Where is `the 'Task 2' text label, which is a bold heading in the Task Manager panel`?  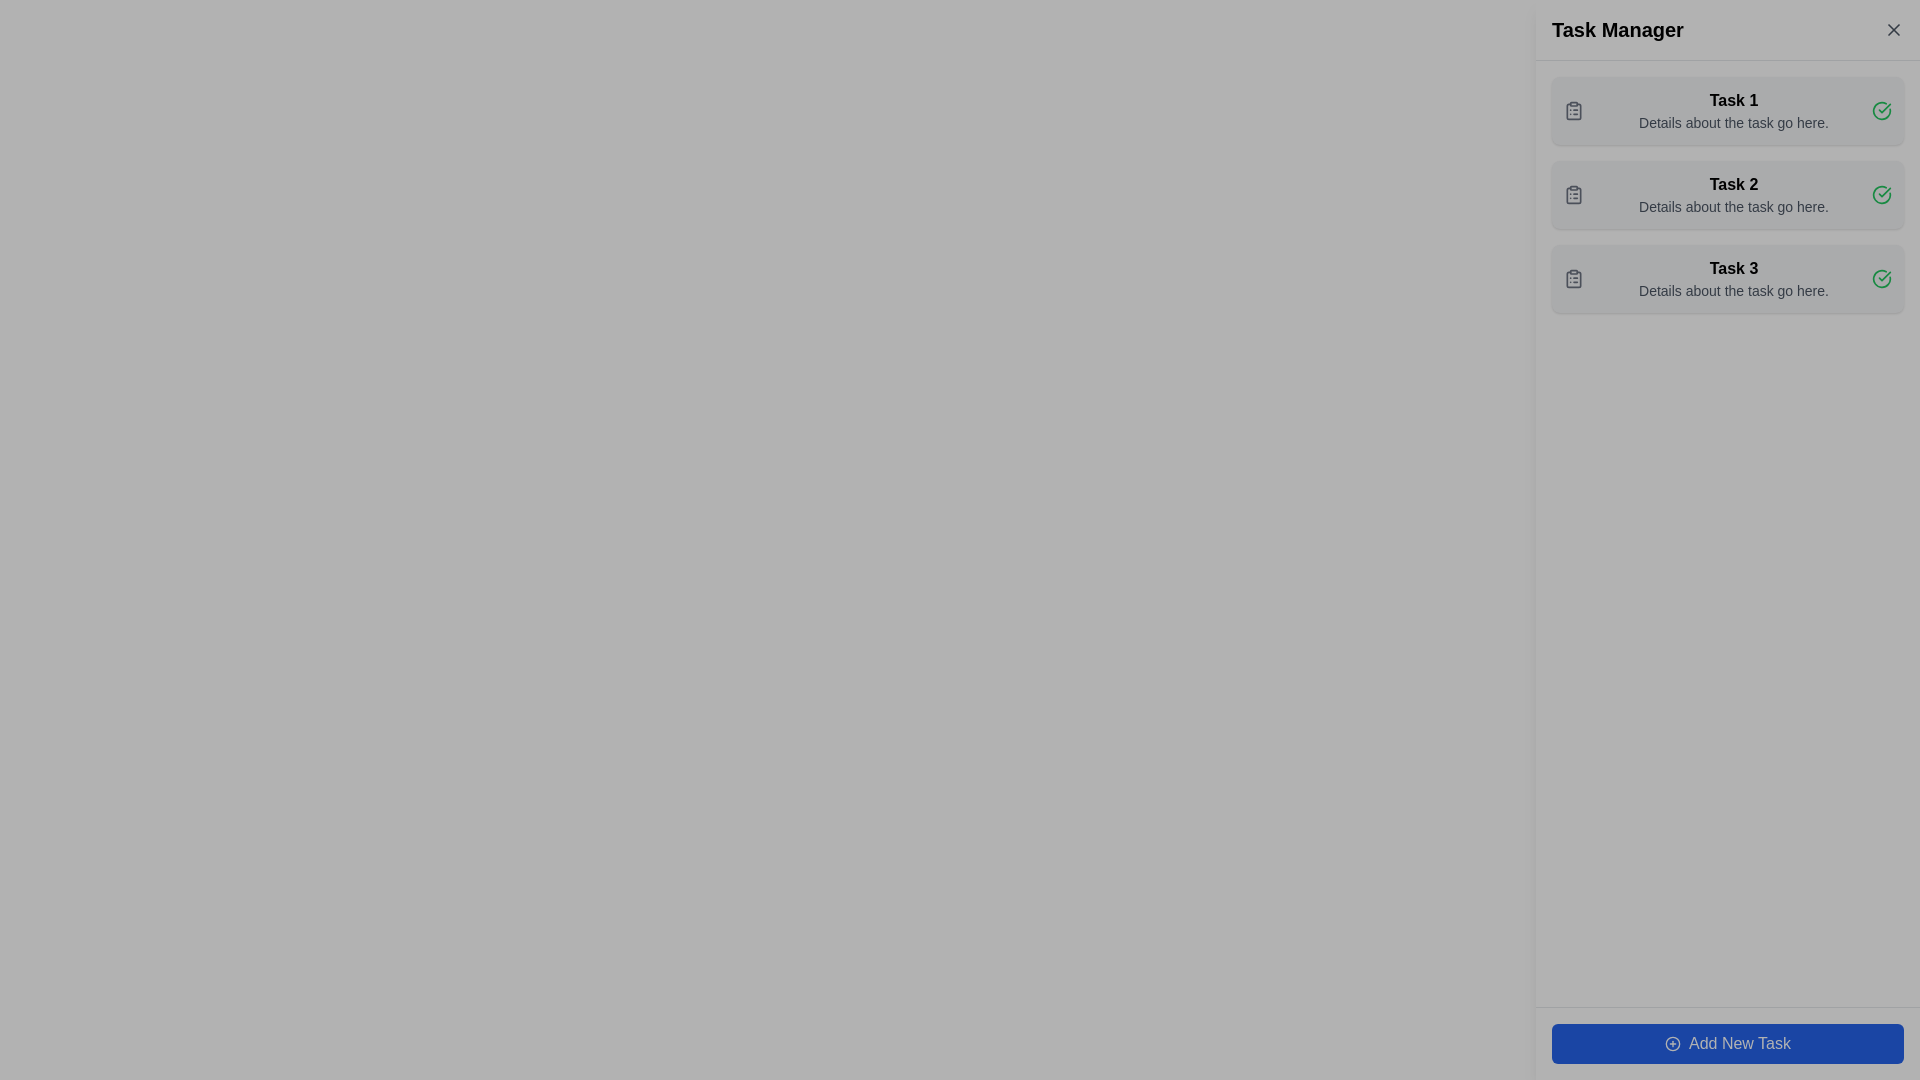 the 'Task 2' text label, which is a bold heading in the Task Manager panel is located at coordinates (1732, 185).